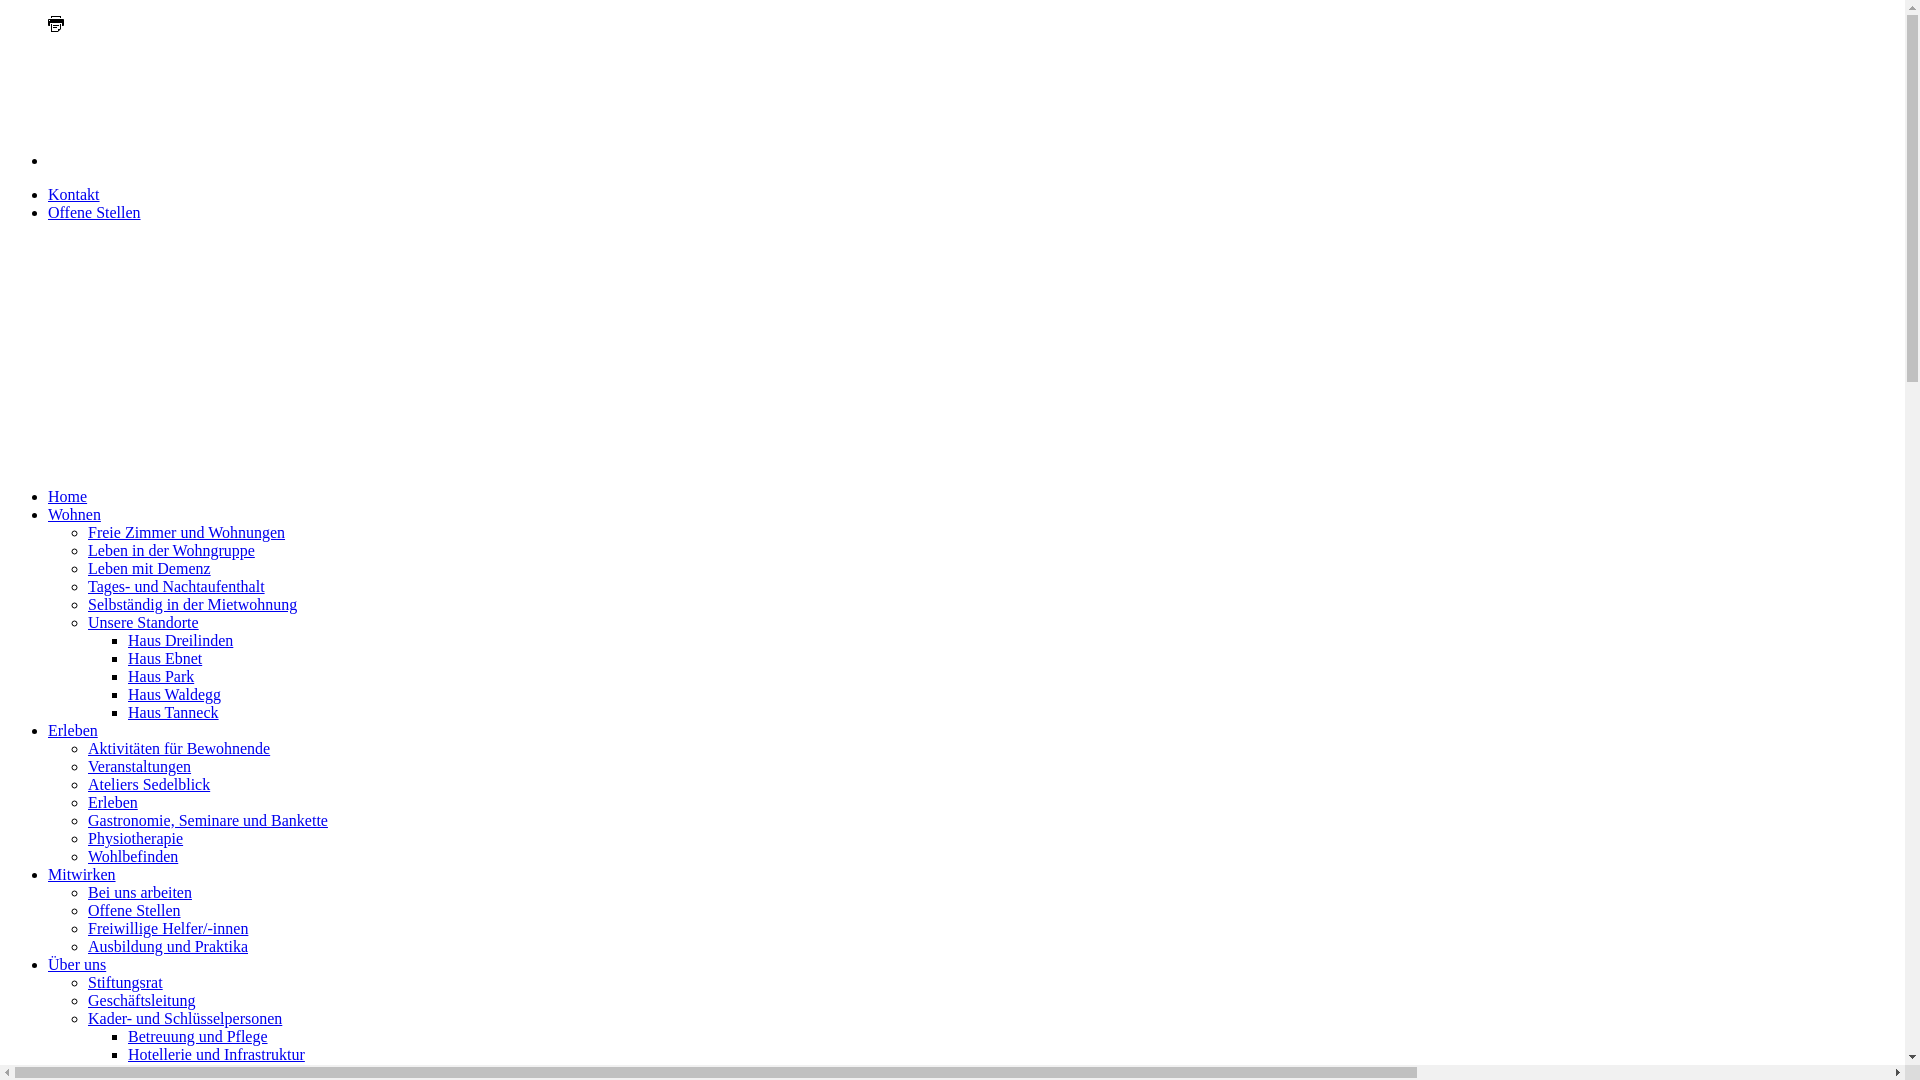  I want to click on 'Bei uns arbeiten', so click(138, 891).